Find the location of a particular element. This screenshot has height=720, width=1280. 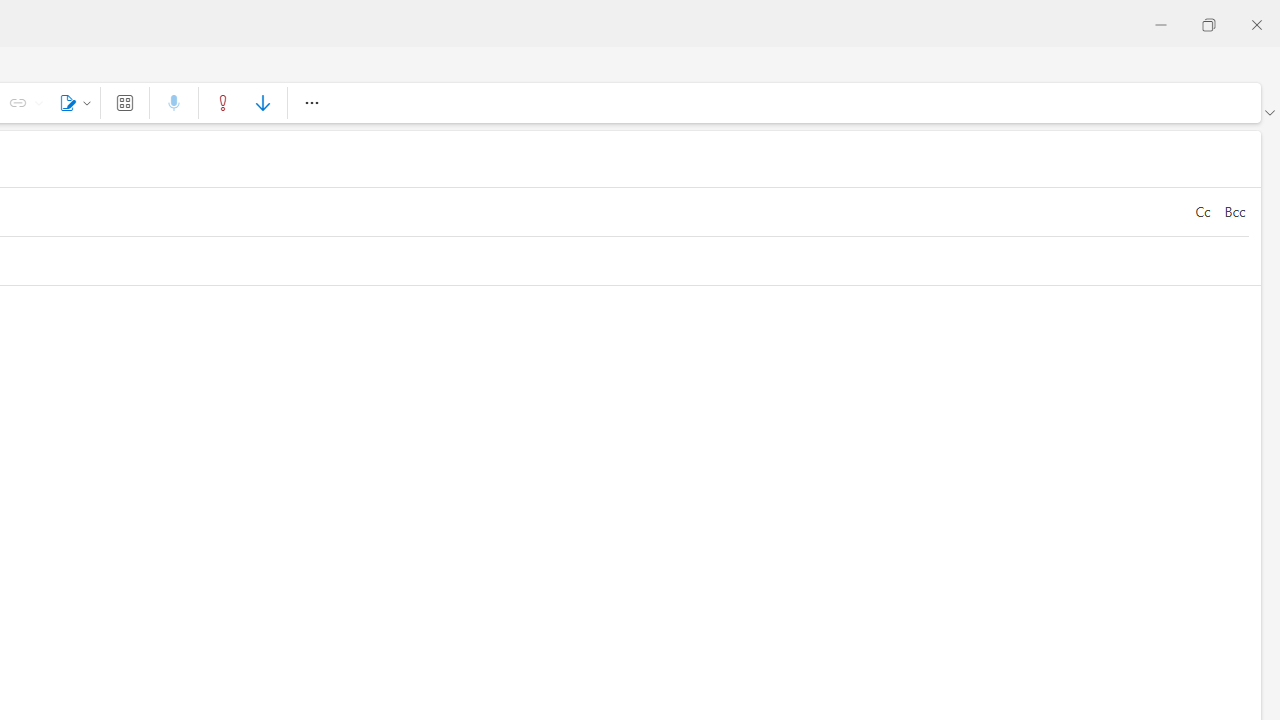

'High importance' is located at coordinates (223, 102).